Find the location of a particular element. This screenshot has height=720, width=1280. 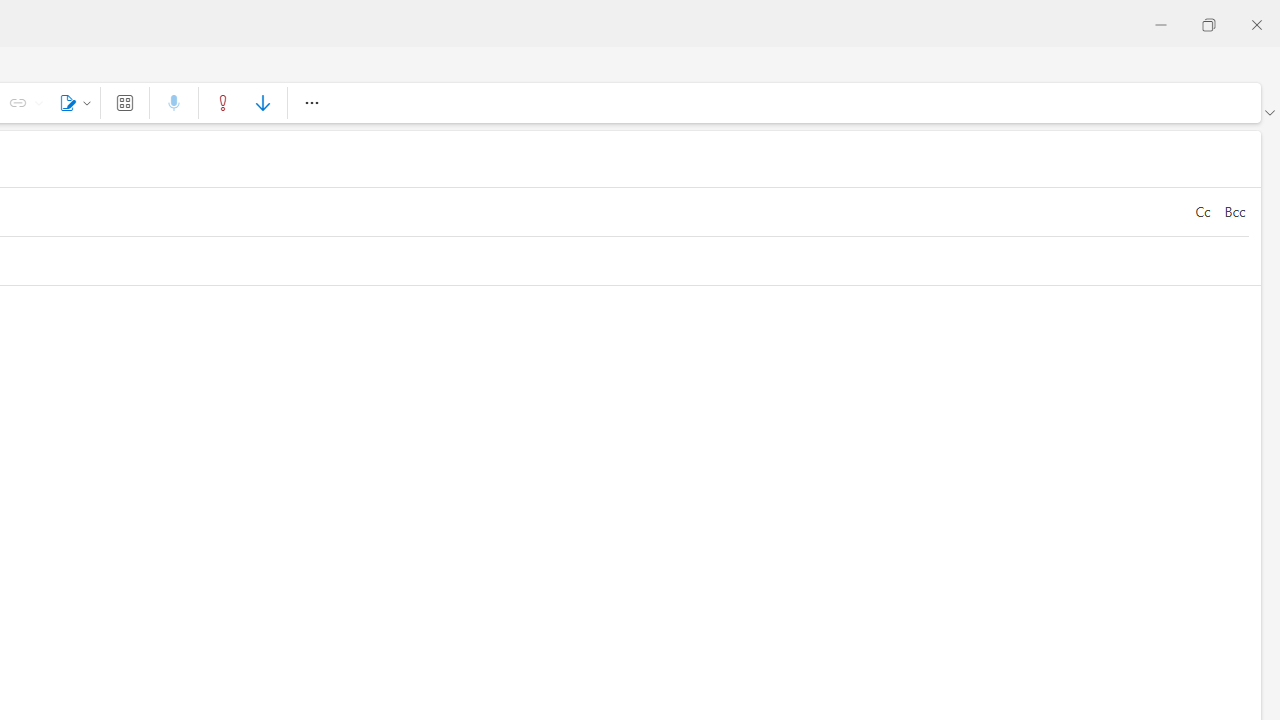

'High importance' is located at coordinates (223, 102).